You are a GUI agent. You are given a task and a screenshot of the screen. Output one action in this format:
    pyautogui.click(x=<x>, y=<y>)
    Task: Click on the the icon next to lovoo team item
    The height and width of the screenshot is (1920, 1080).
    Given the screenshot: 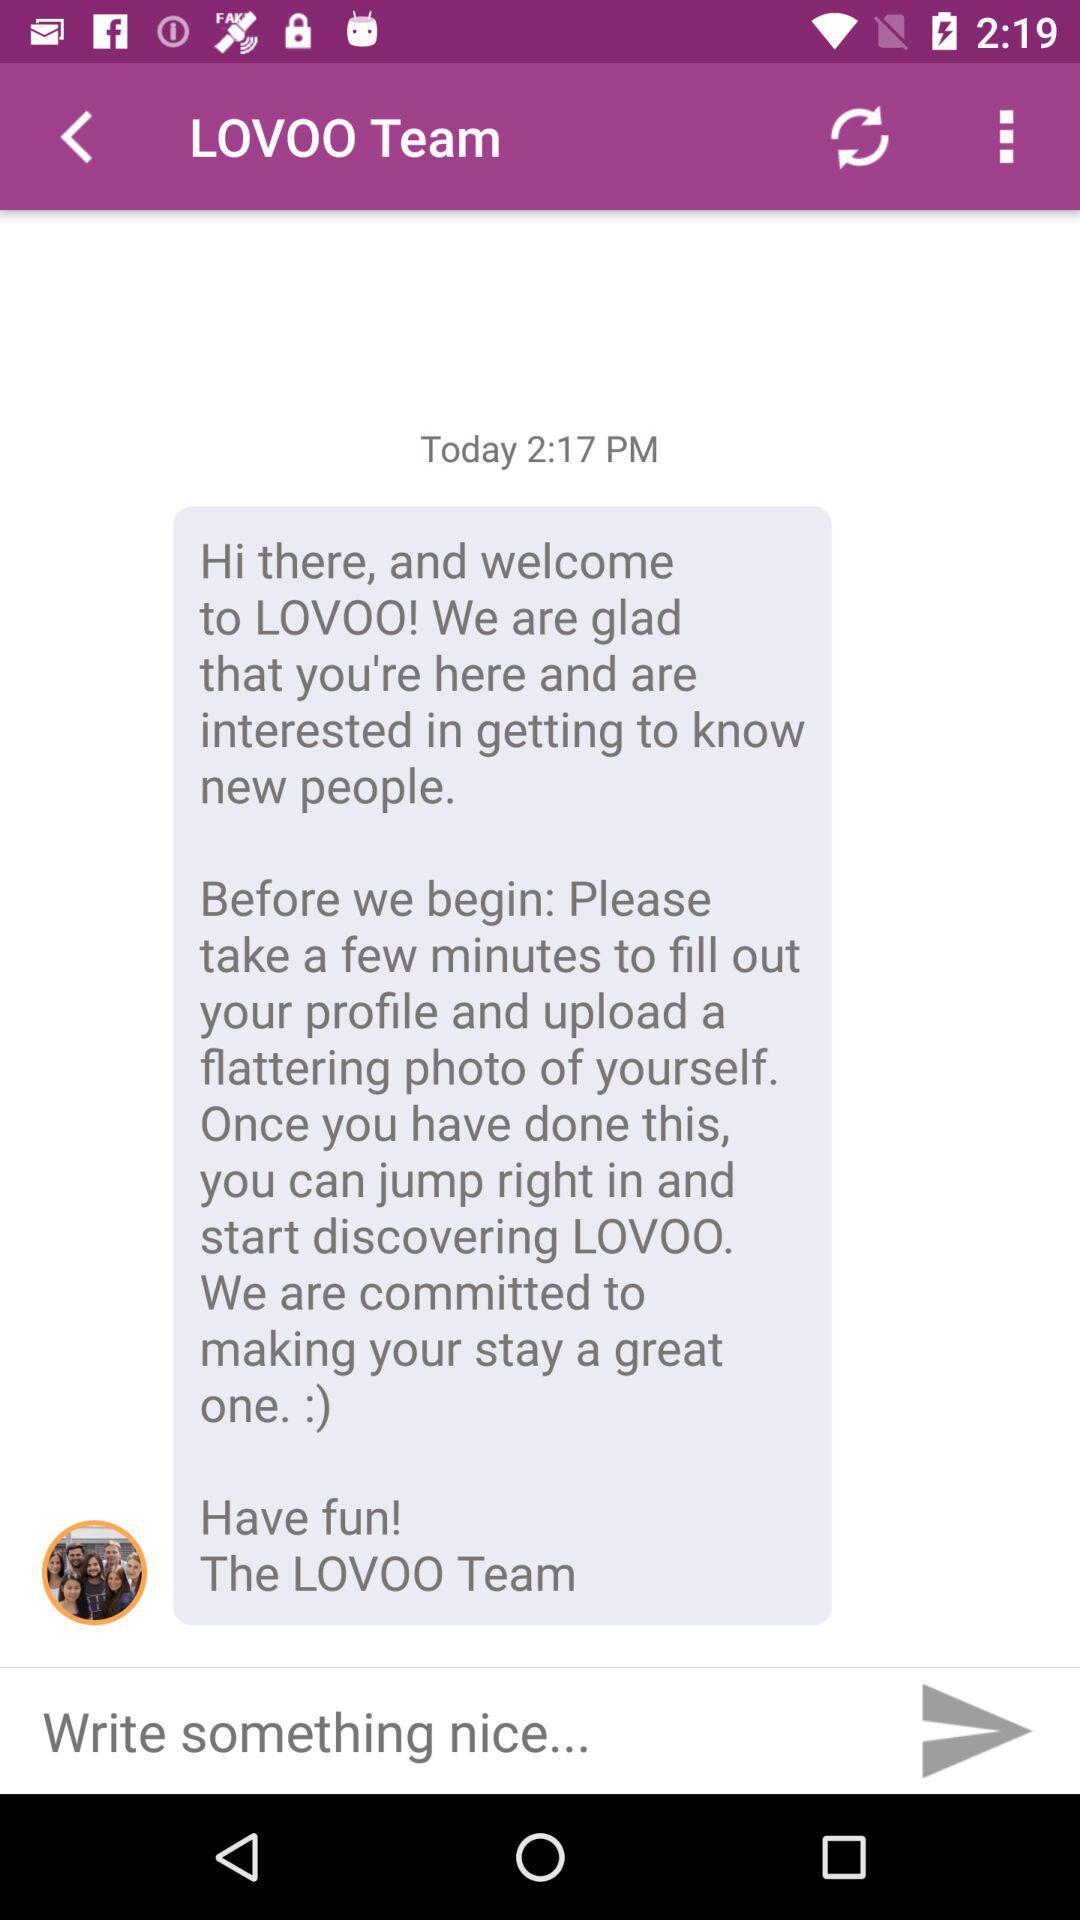 What is the action you would take?
    pyautogui.click(x=72, y=135)
    